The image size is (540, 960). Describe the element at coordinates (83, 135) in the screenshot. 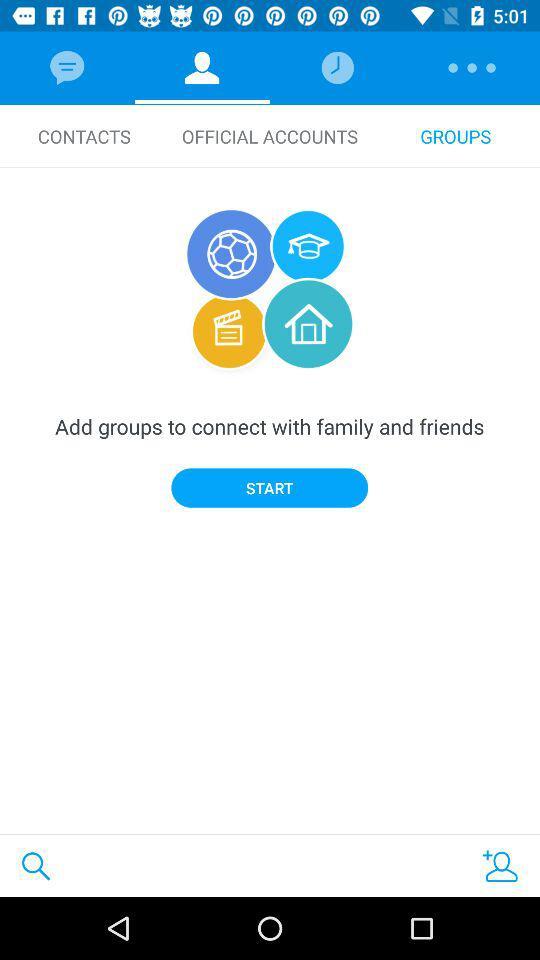

I see `the contacts icon` at that location.